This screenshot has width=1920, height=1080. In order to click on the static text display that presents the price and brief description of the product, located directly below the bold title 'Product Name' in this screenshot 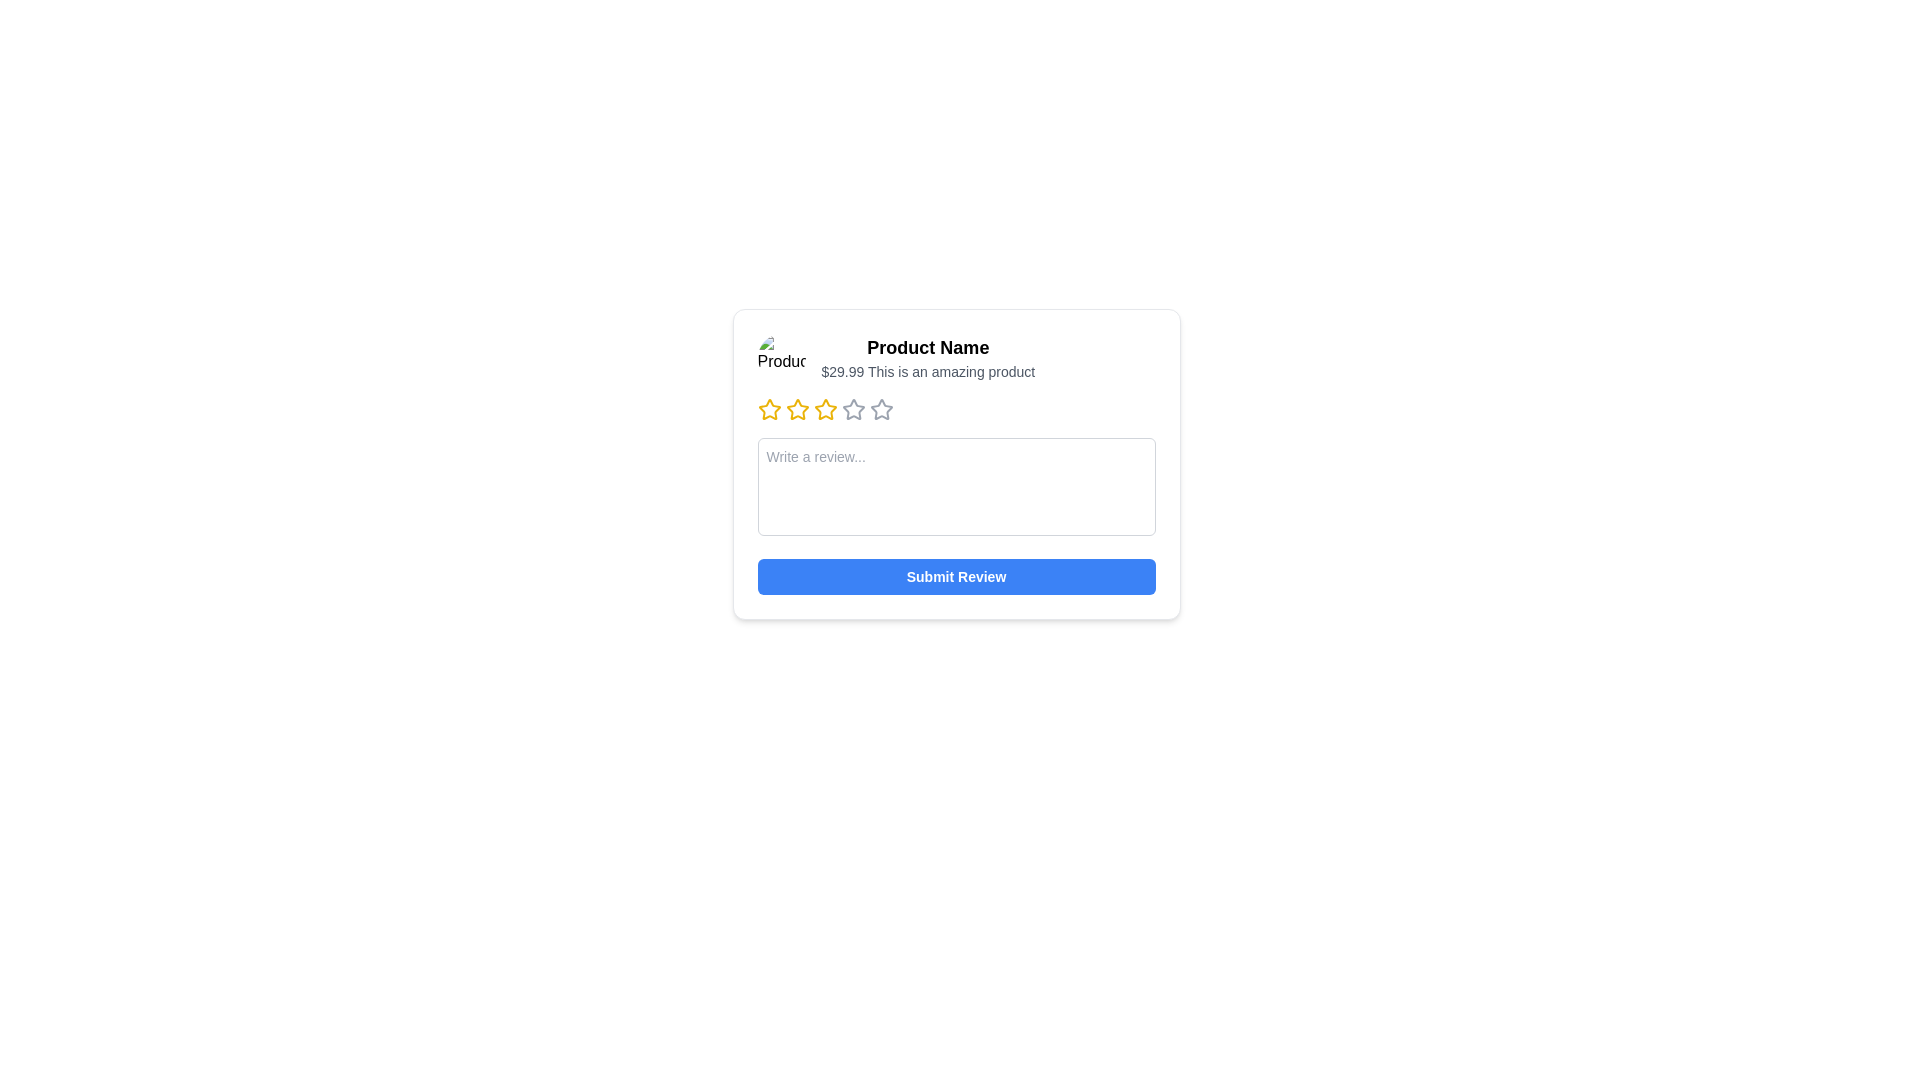, I will do `click(927, 371)`.